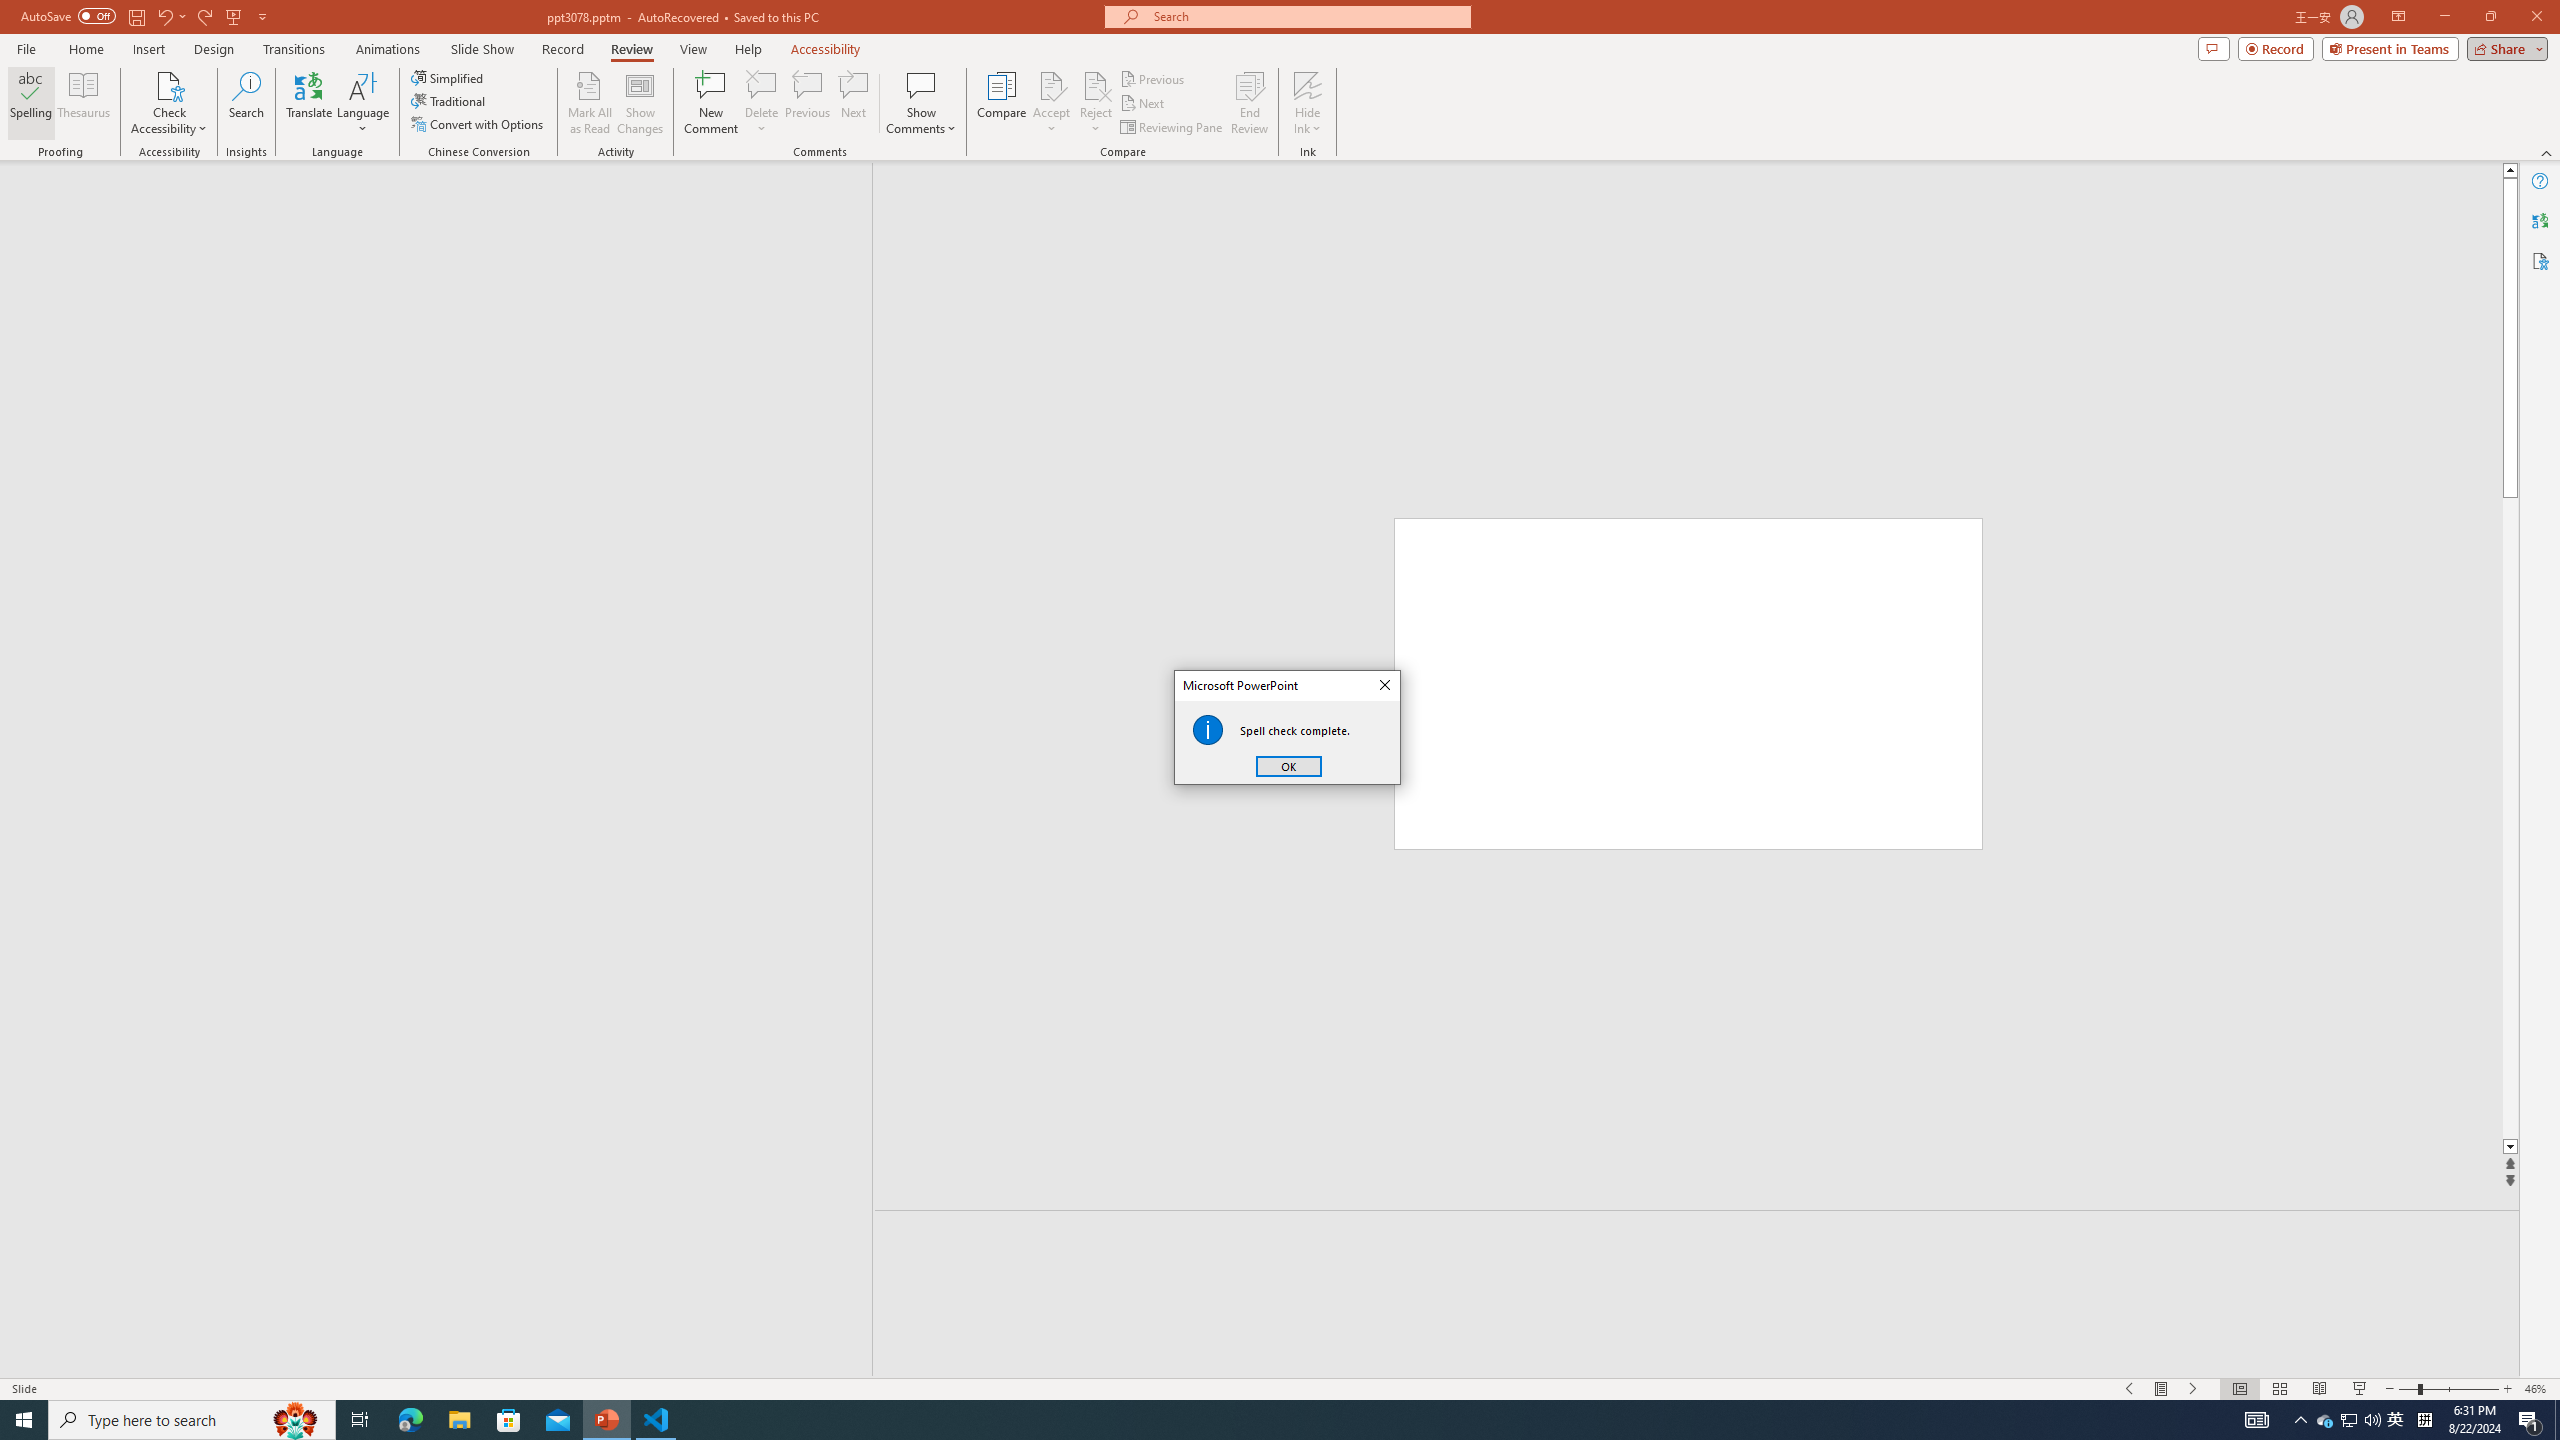 This screenshot has width=2560, height=1440. What do you see at coordinates (82, 103) in the screenshot?
I see `'Thesaurus...'` at bounding box center [82, 103].